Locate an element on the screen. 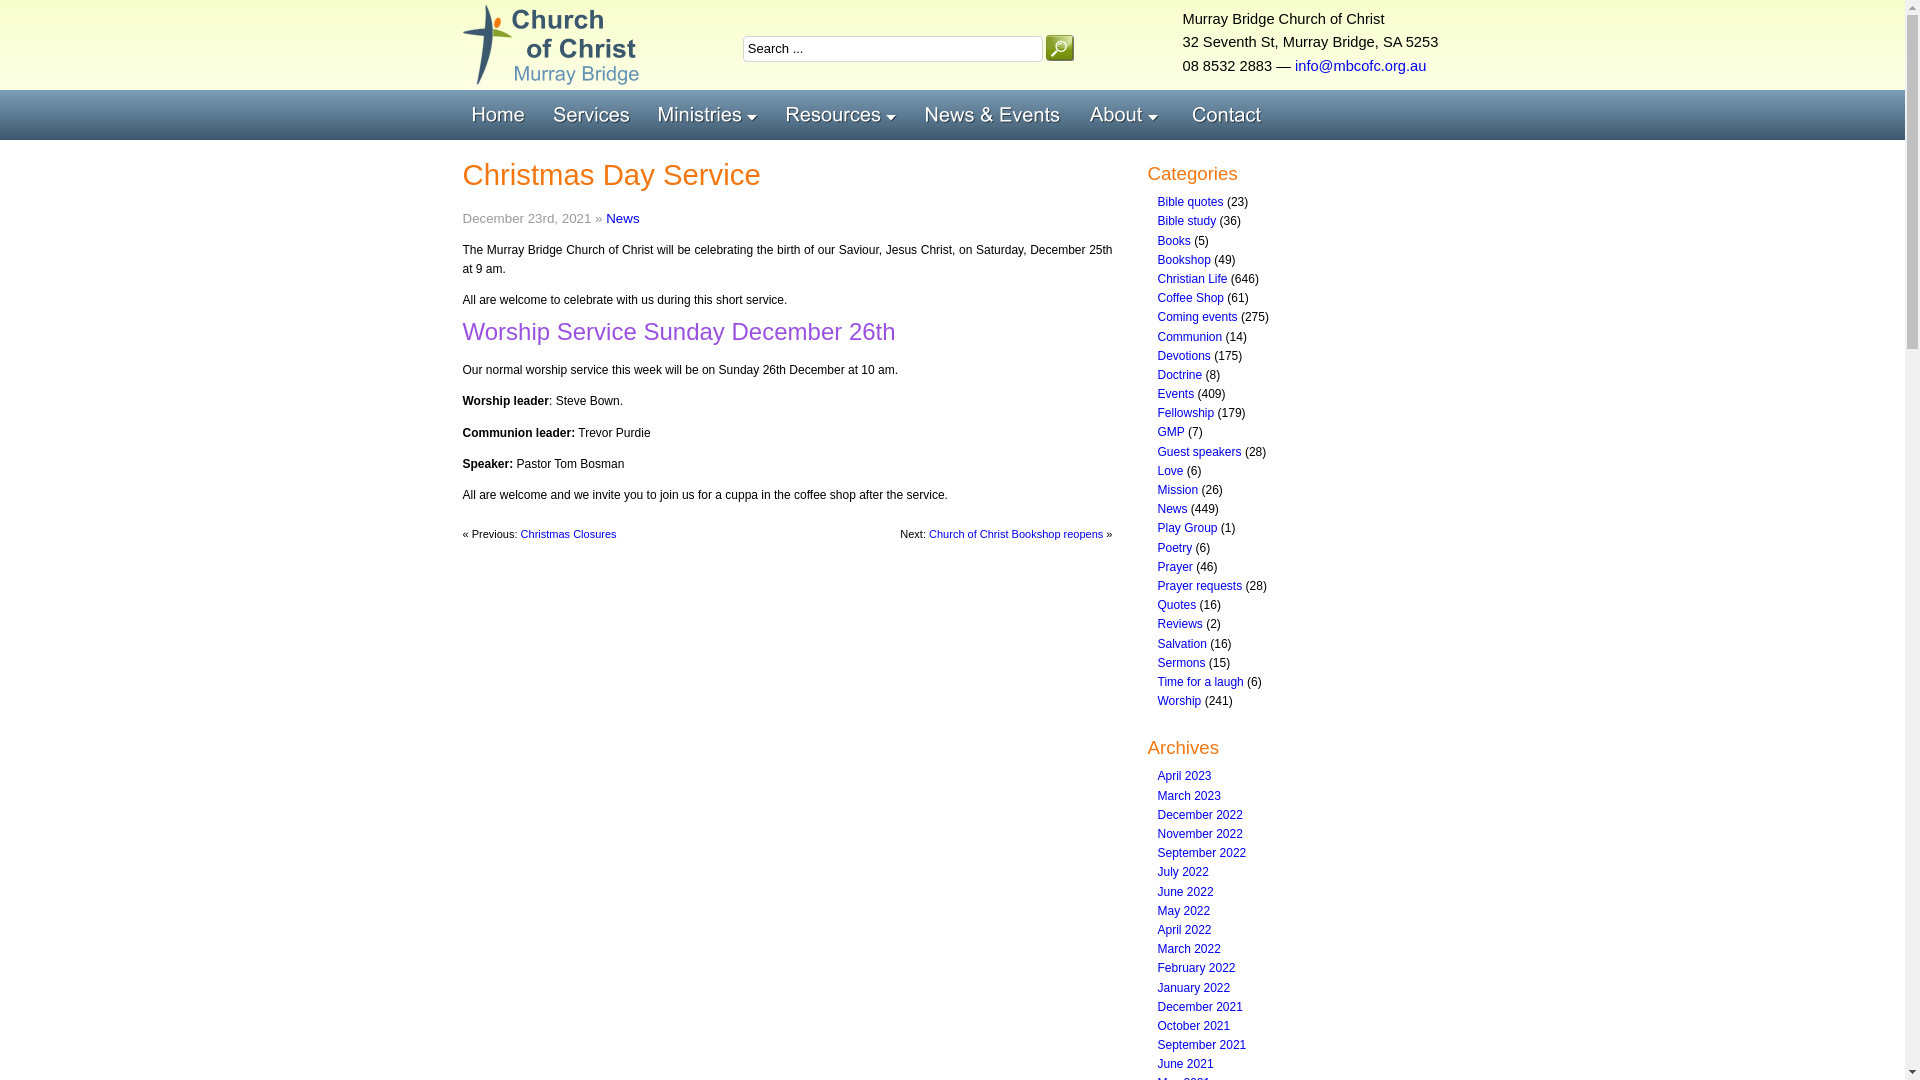 This screenshot has height=1080, width=1920. 'Guest speakers' is located at coordinates (1200, 451).